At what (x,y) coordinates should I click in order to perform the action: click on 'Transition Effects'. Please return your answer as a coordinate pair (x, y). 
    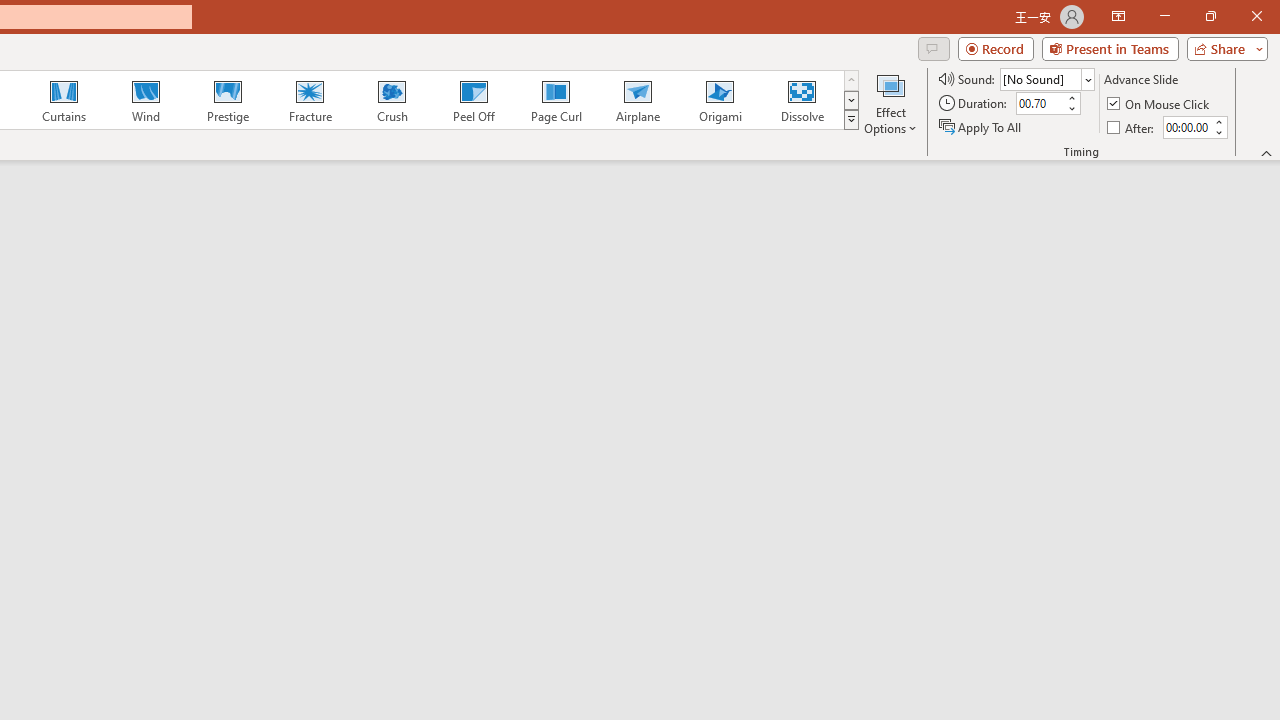
    Looking at the image, I should click on (851, 120).